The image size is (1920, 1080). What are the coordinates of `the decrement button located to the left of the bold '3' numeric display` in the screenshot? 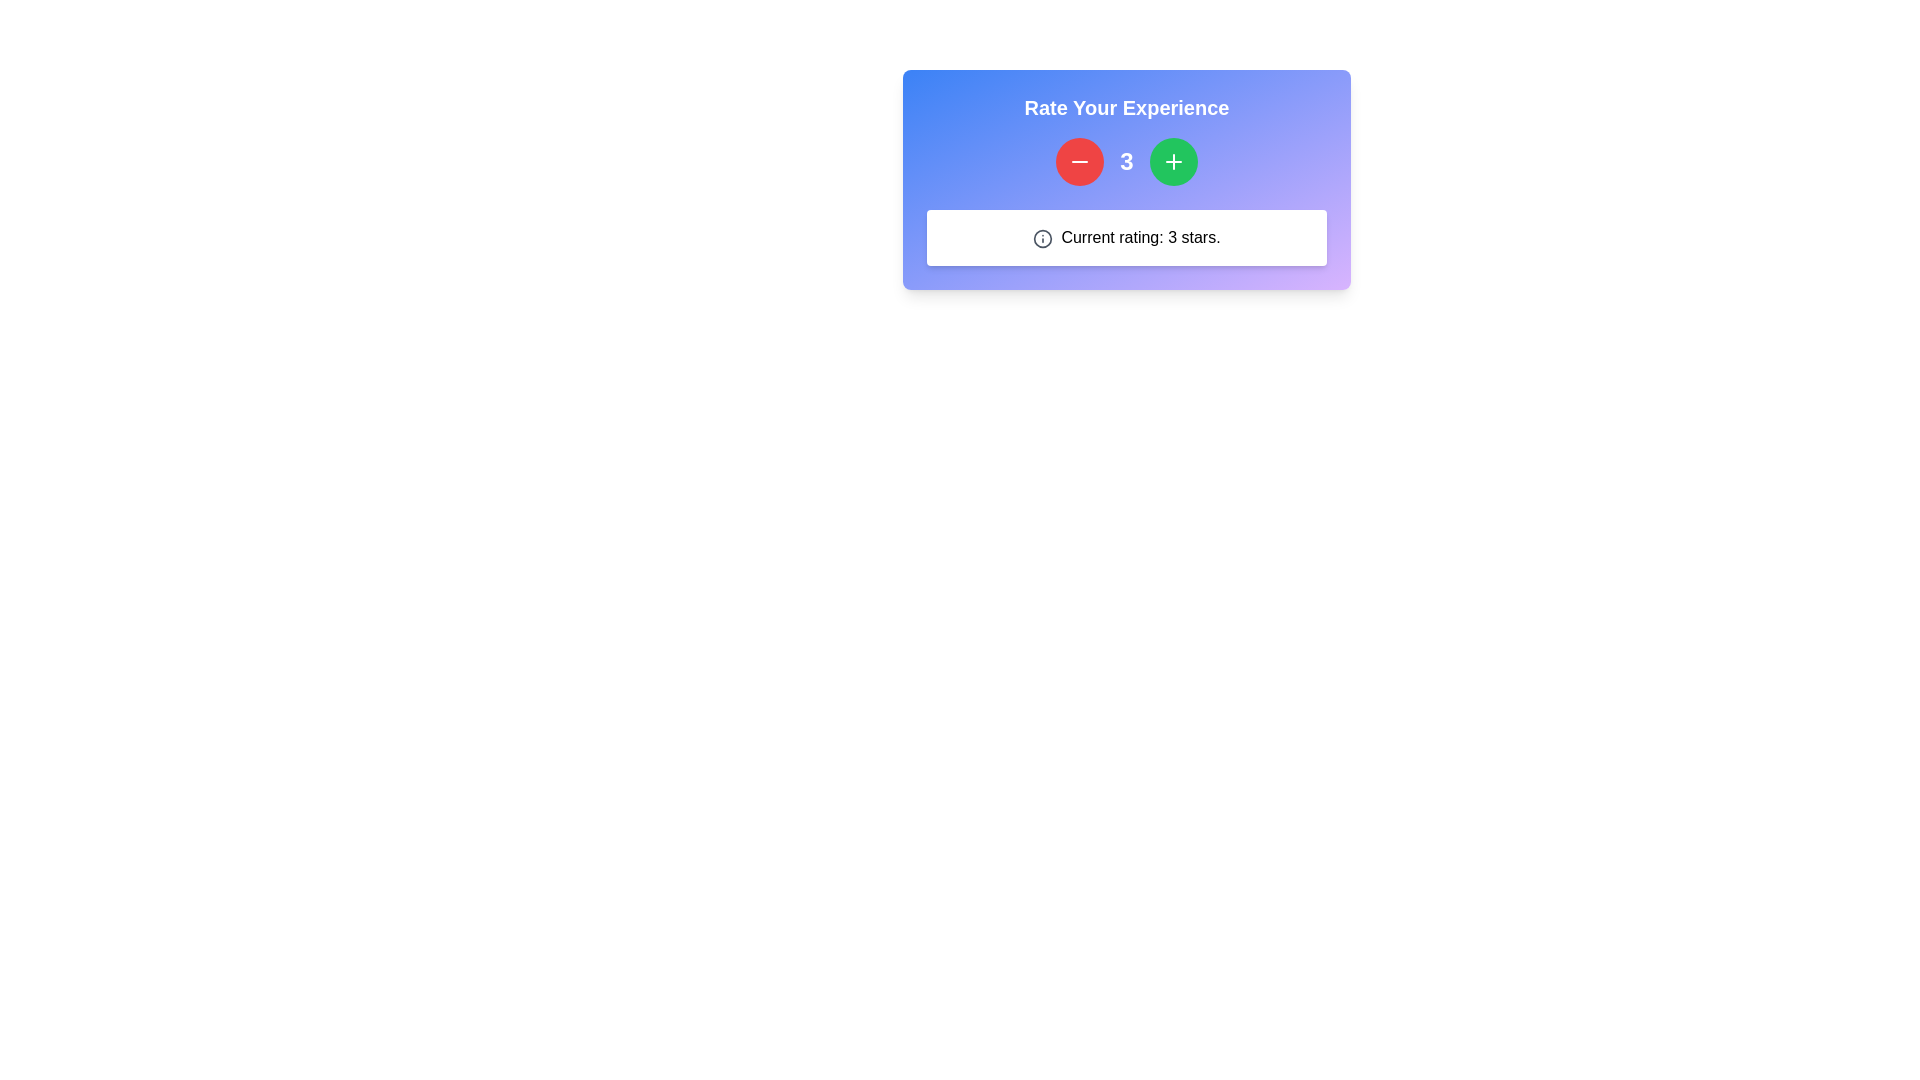 It's located at (1079, 161).